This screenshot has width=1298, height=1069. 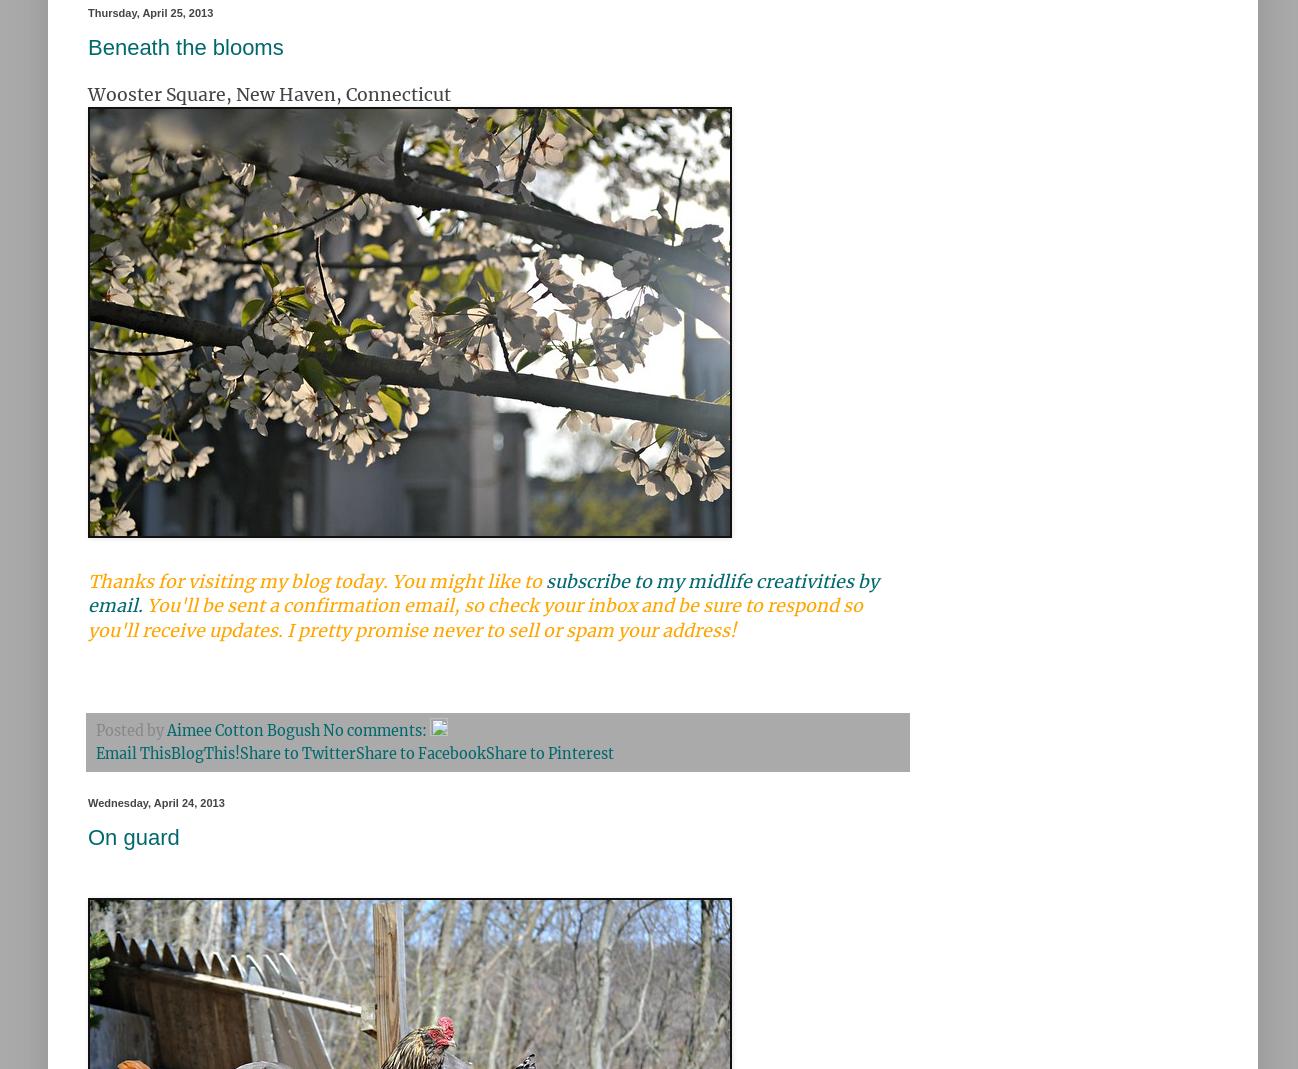 I want to click on 'Share to Facebook', so click(x=419, y=753).